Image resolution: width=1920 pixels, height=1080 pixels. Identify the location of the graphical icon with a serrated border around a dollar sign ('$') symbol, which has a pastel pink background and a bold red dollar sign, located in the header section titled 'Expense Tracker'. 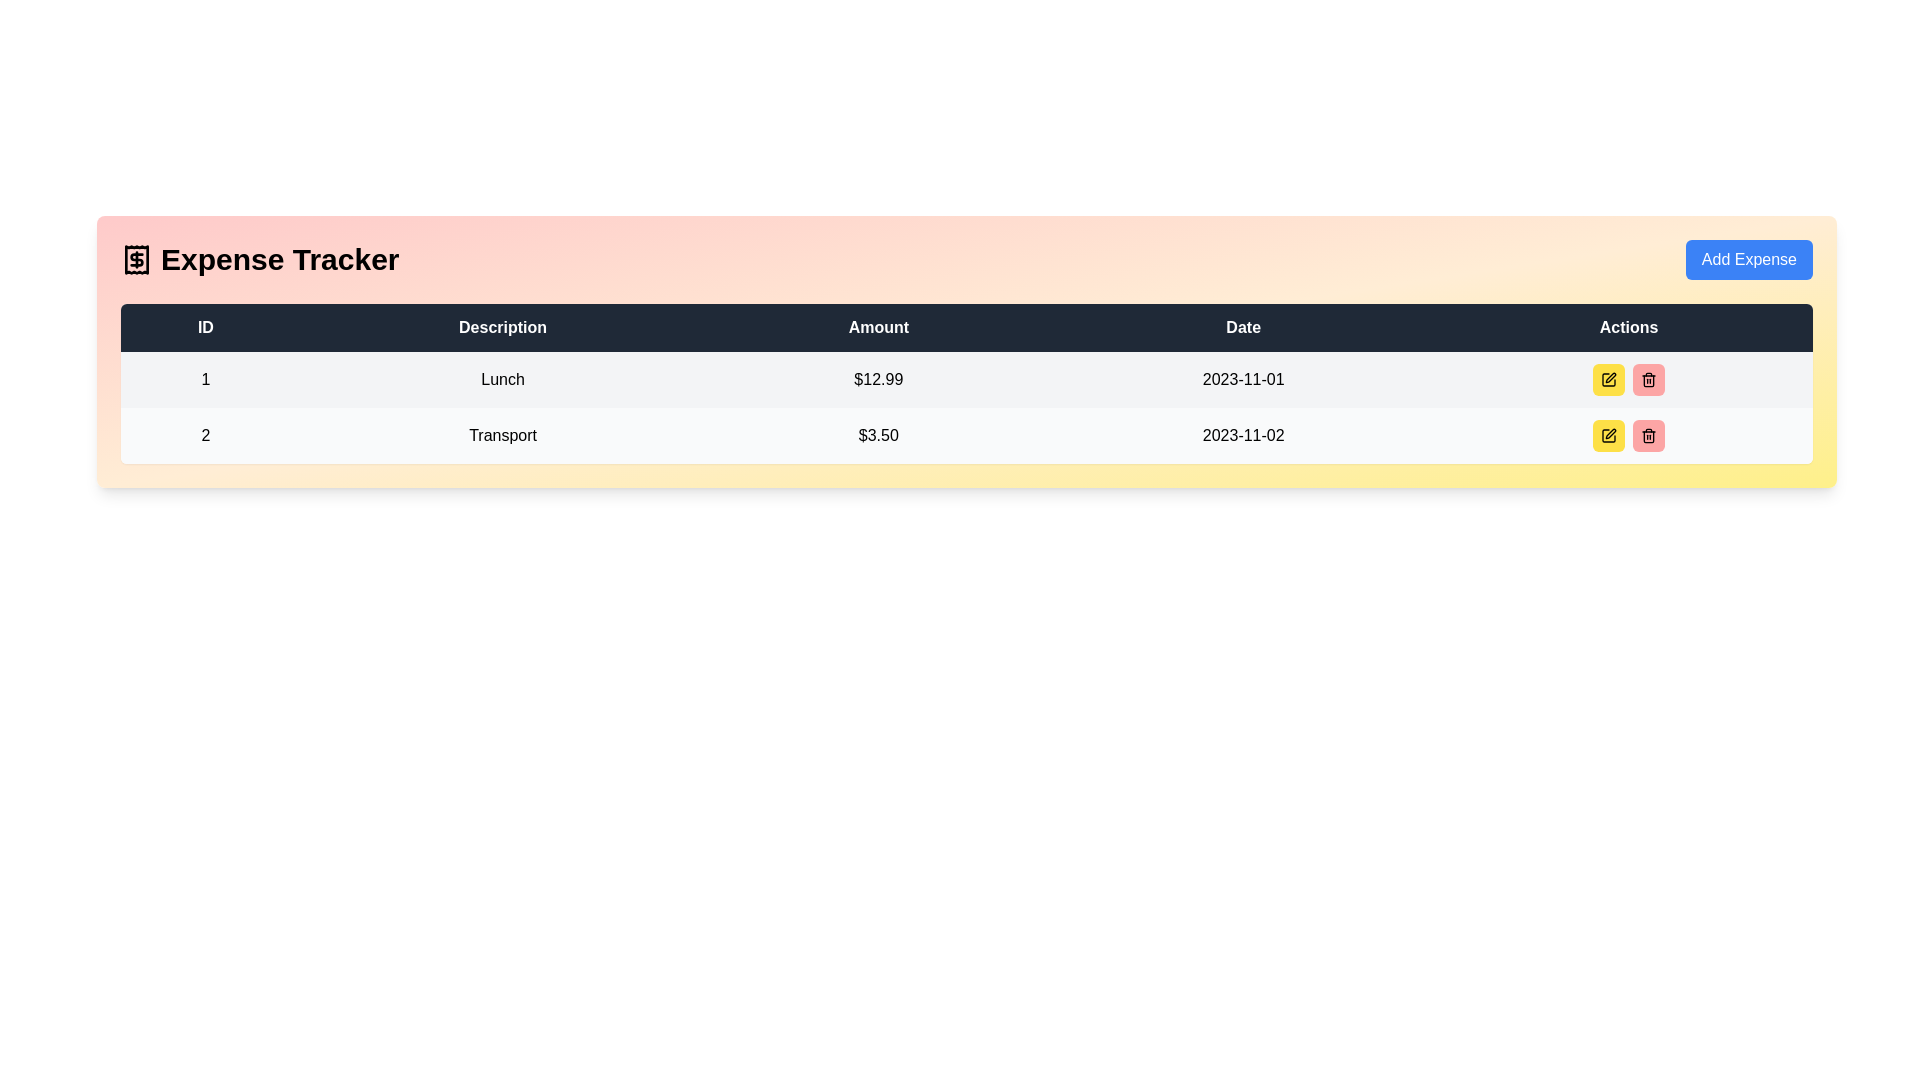
(136, 258).